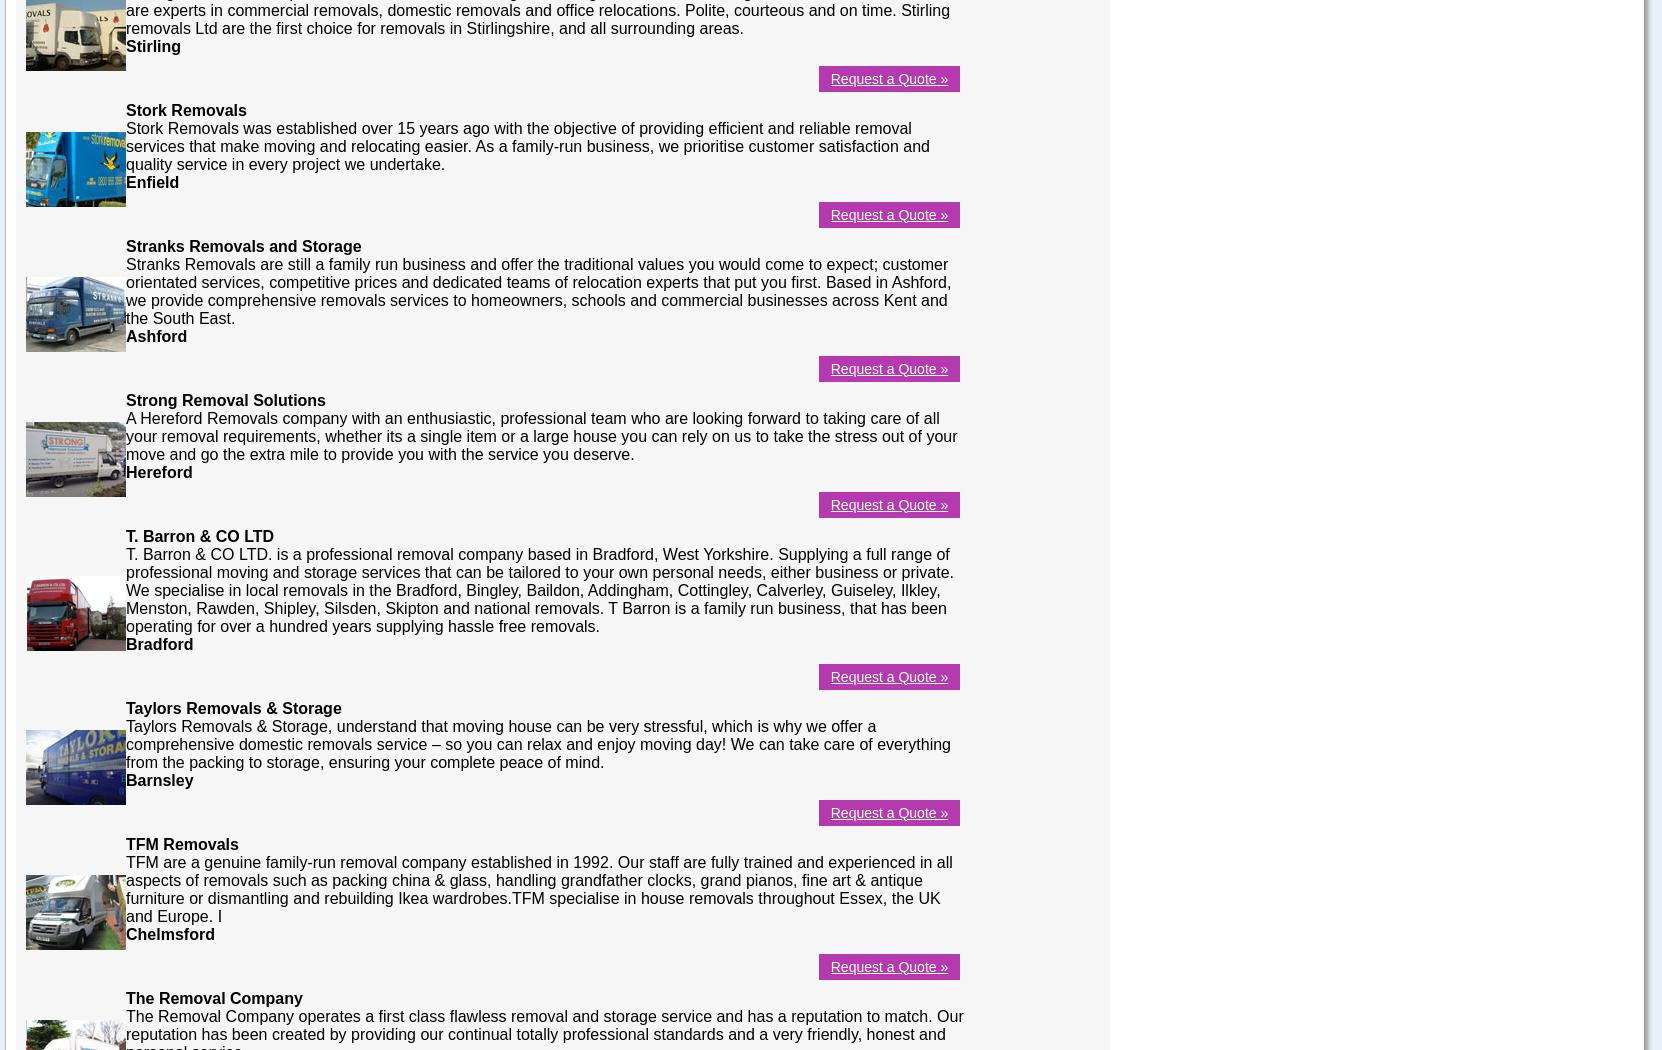 Image resolution: width=1662 pixels, height=1050 pixels. Describe the element at coordinates (538, 588) in the screenshot. I see `'T. Barron & CO LTD. is a professional removal company based in Bradford, West Yorkshire.    Supplying a full range of professional moving and storage services that can be tailored to your own personal needs, either business or private.  We specialise in local removals in the Bradford, Bingley, Baildon, Addingham, Cottingley, Calverley, Guiseley, Ilkley, Menston, Rawden, Shipley, Silsden, Skipton and national removals.  T Barron is a family run business, that has been operating for over a hundred years supplying hassle free removals.'` at that location.